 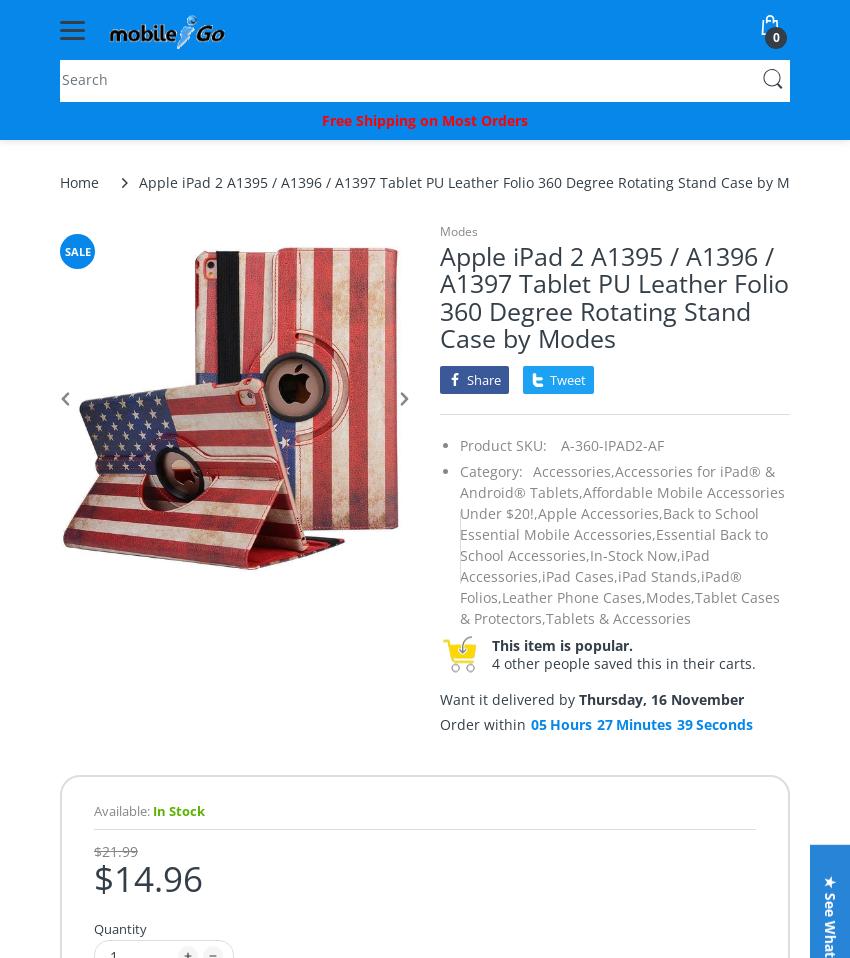 What do you see at coordinates (148, 877) in the screenshot?
I see `'$14.96'` at bounding box center [148, 877].